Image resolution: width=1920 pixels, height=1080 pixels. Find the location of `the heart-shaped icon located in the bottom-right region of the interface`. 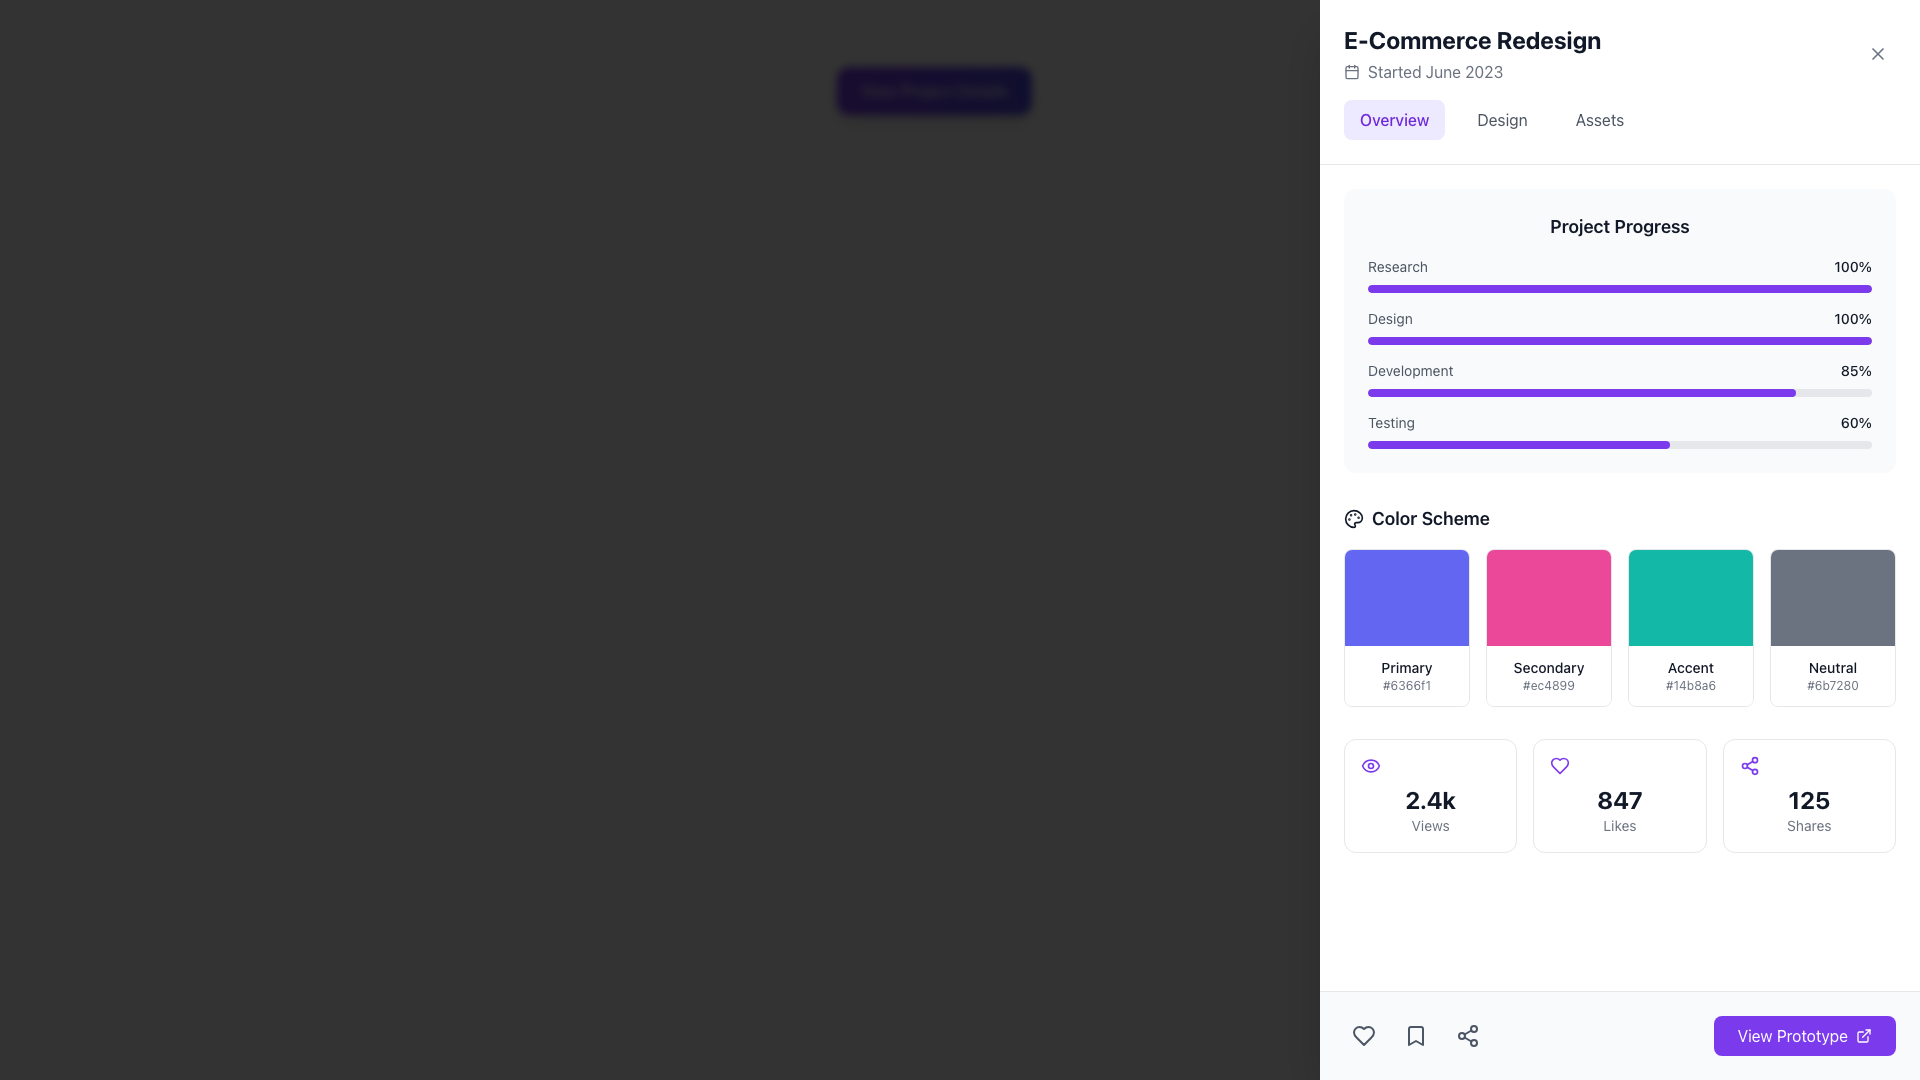

the heart-shaped icon located in the bottom-right region of the interface is located at coordinates (1362, 1035).